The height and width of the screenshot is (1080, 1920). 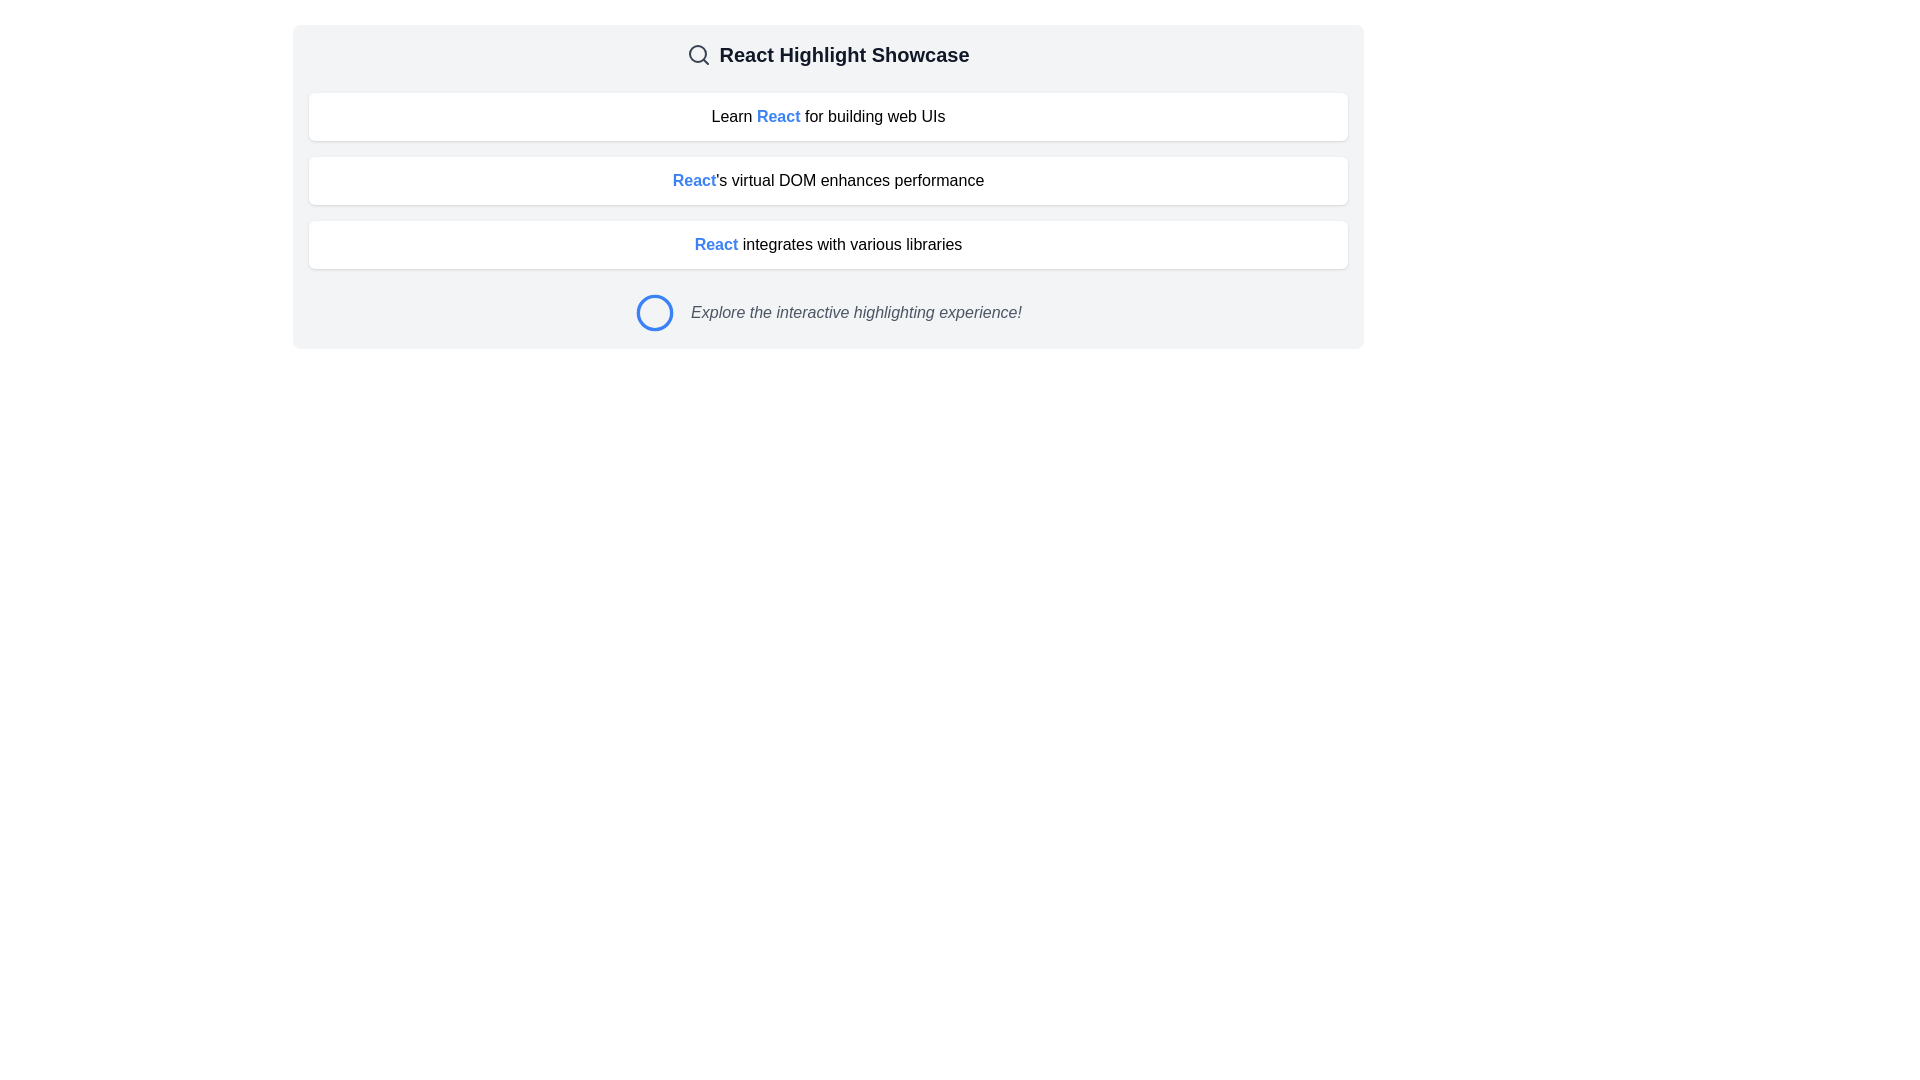 I want to click on the magnifying glass icon representing the search functionality, so click(x=699, y=53).